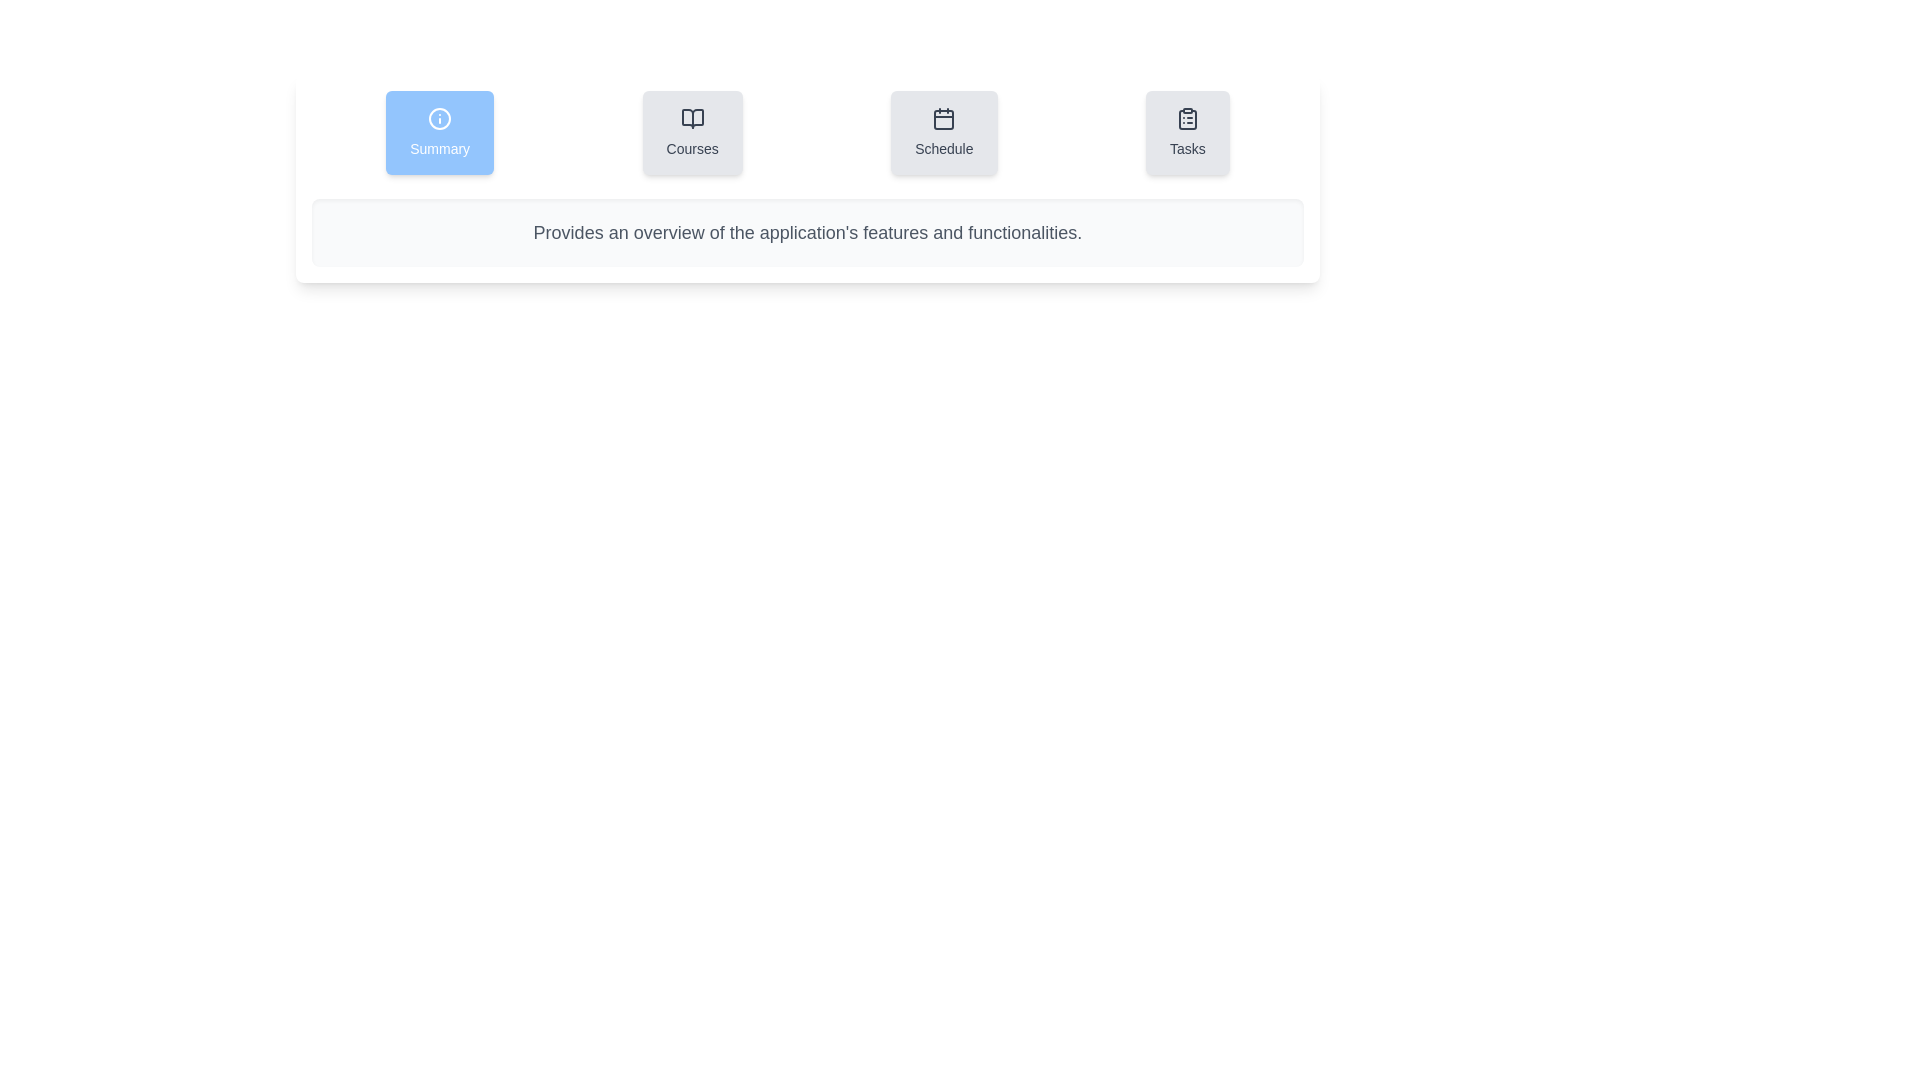  Describe the element at coordinates (943, 132) in the screenshot. I see `the Schedule tab by clicking on it` at that location.